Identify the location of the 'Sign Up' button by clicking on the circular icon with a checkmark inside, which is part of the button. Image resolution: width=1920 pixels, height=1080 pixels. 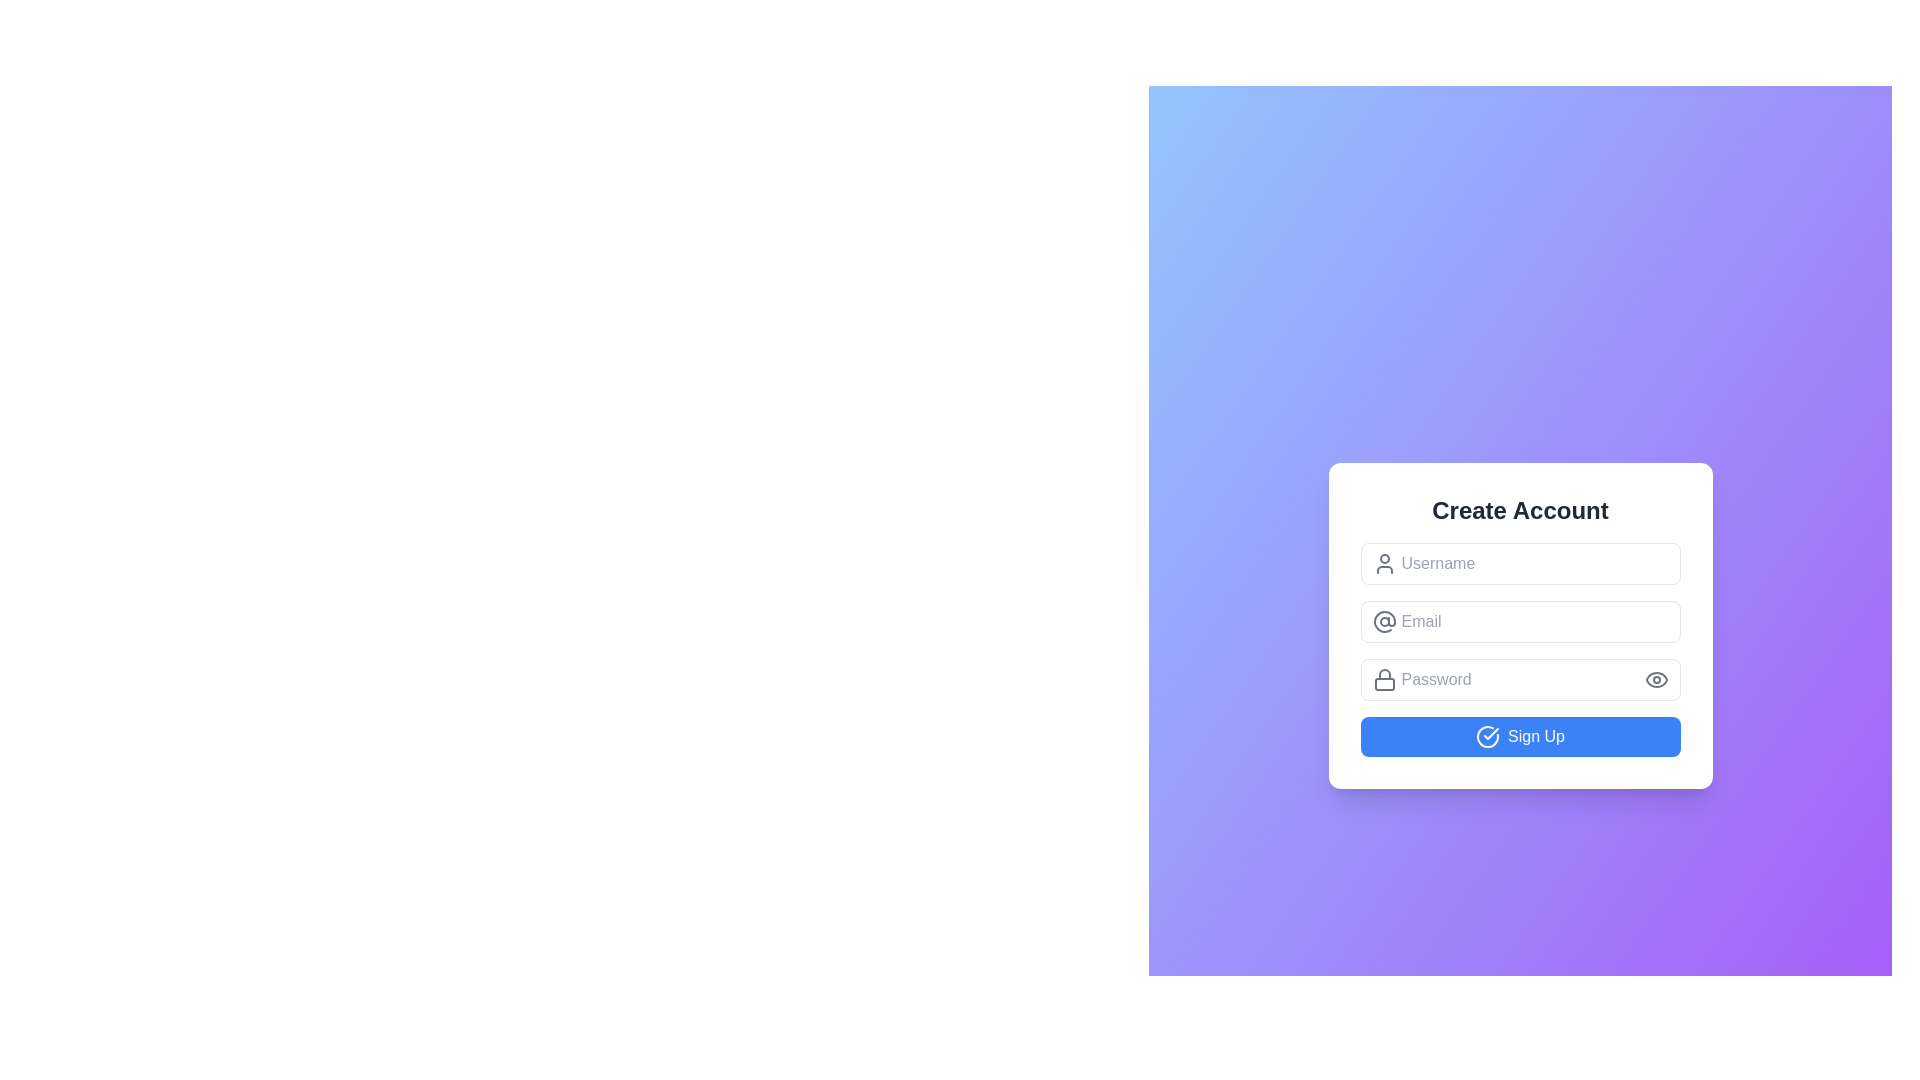
(1488, 736).